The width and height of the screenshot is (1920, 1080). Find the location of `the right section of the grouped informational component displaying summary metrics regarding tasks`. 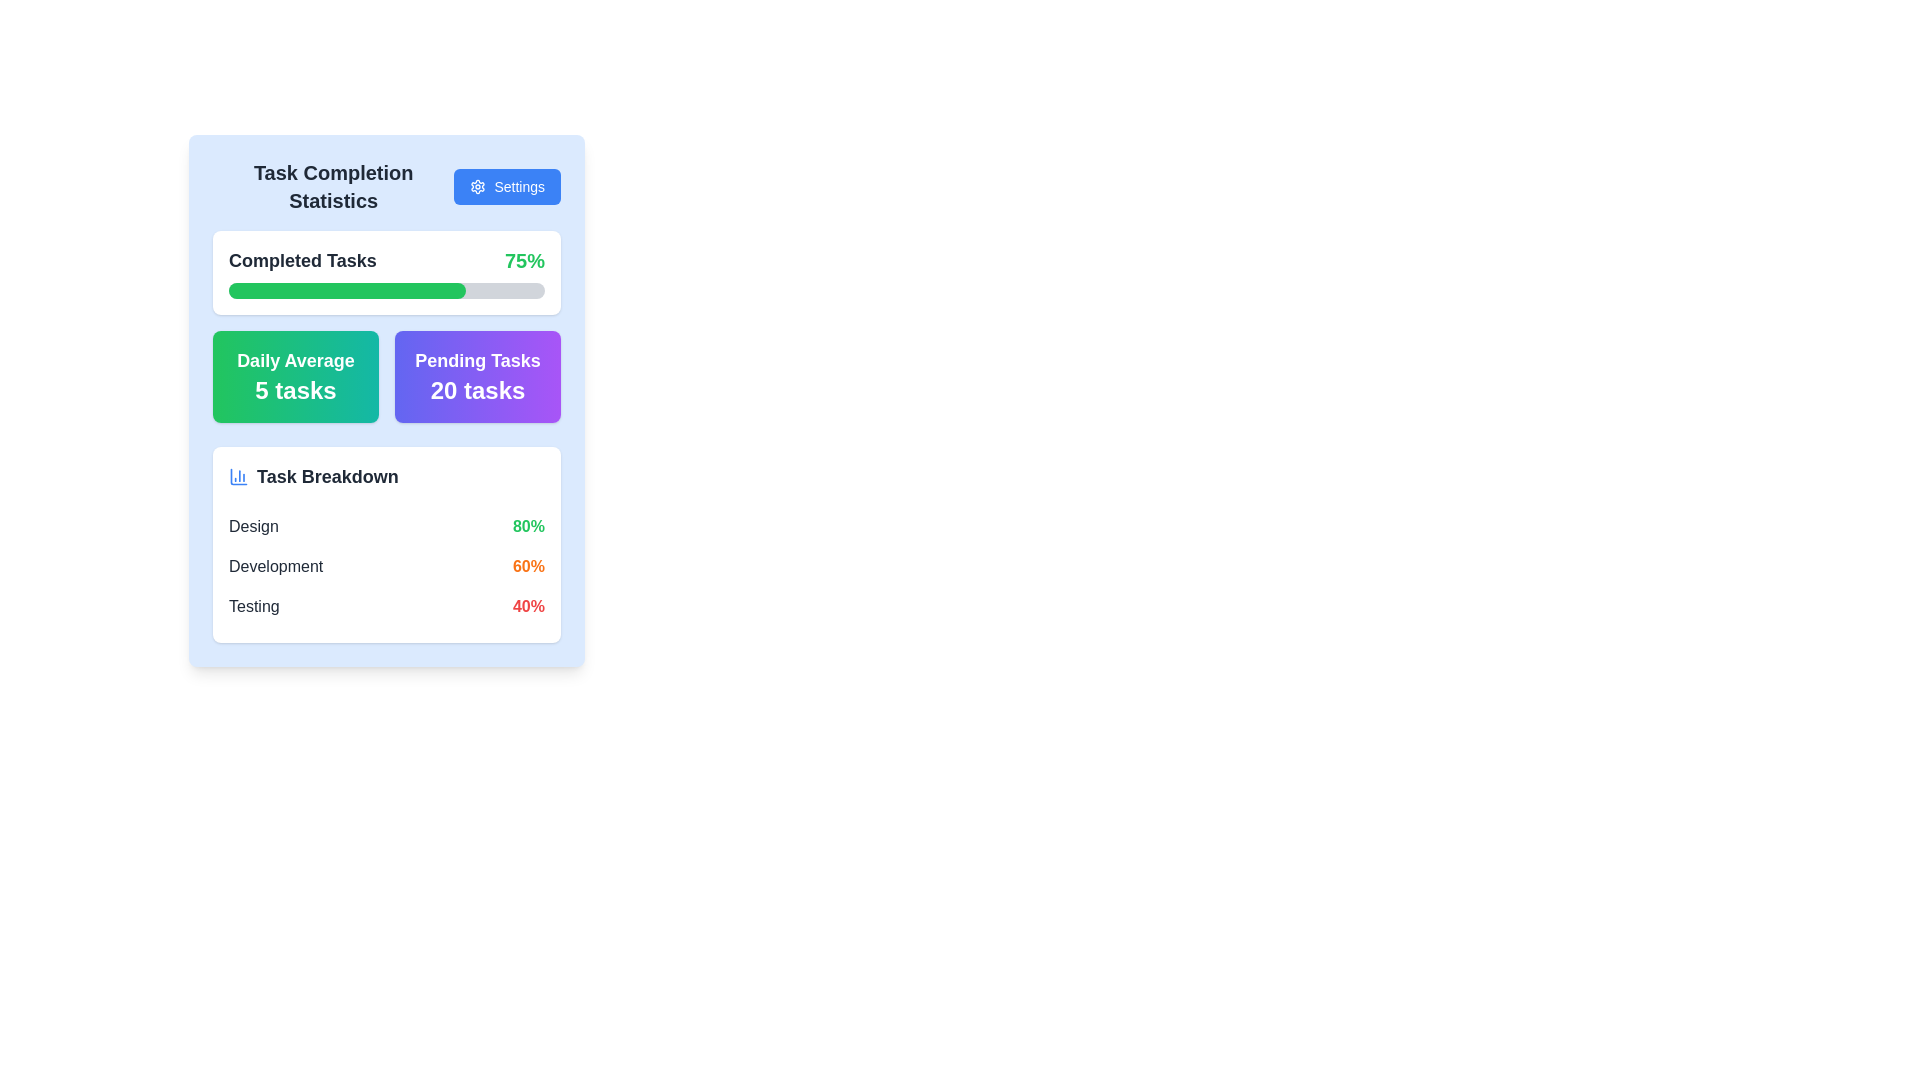

the right section of the grouped informational component displaying summary metrics regarding tasks is located at coordinates (387, 377).